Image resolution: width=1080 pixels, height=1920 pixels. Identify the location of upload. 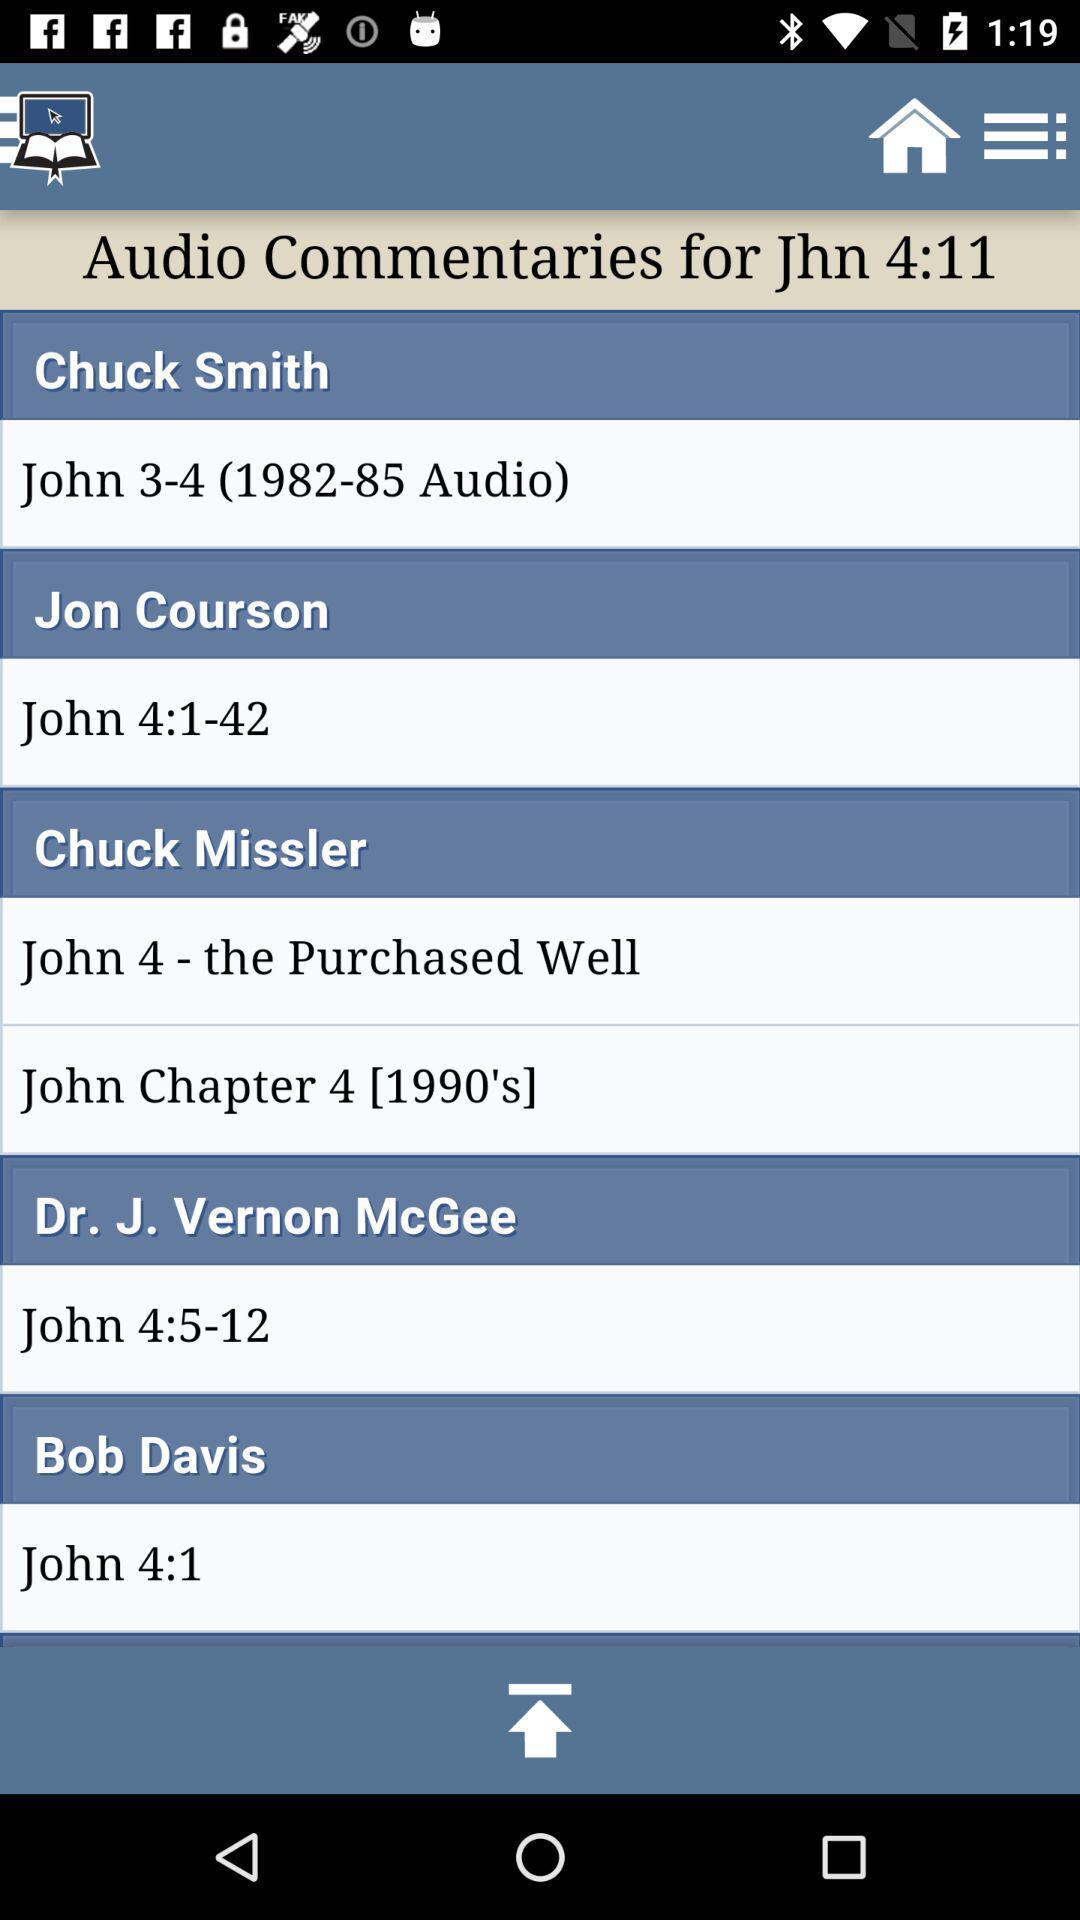
(540, 1719).